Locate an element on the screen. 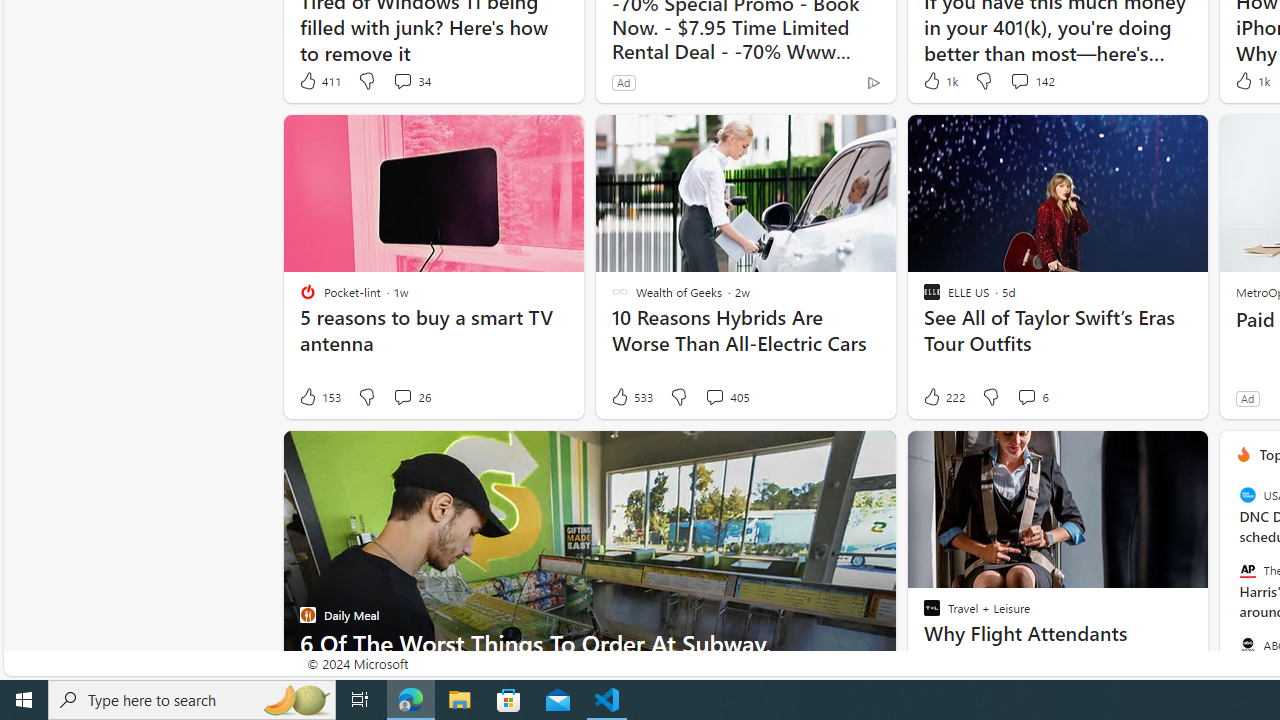  'View comments 142 Comment' is located at coordinates (1019, 80).